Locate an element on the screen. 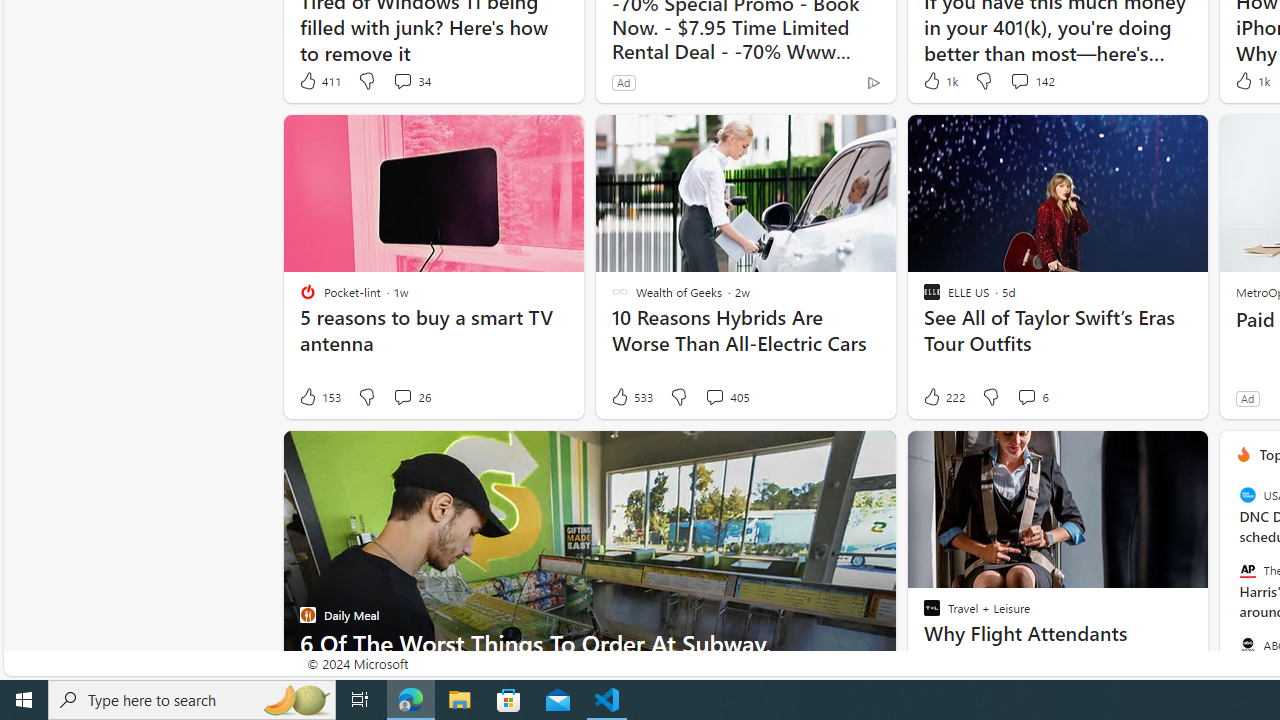  'View comments 142 Comment' is located at coordinates (1019, 80).